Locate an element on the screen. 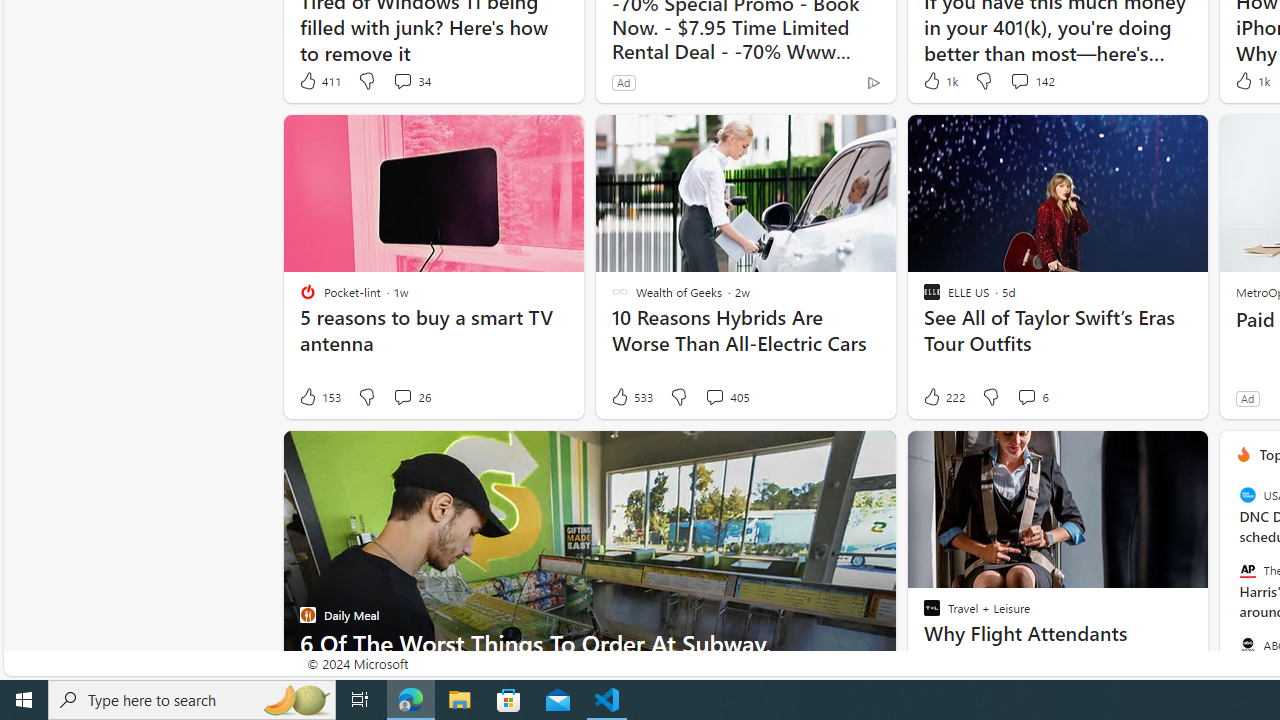  'View comments 142 Comment' is located at coordinates (1019, 80).